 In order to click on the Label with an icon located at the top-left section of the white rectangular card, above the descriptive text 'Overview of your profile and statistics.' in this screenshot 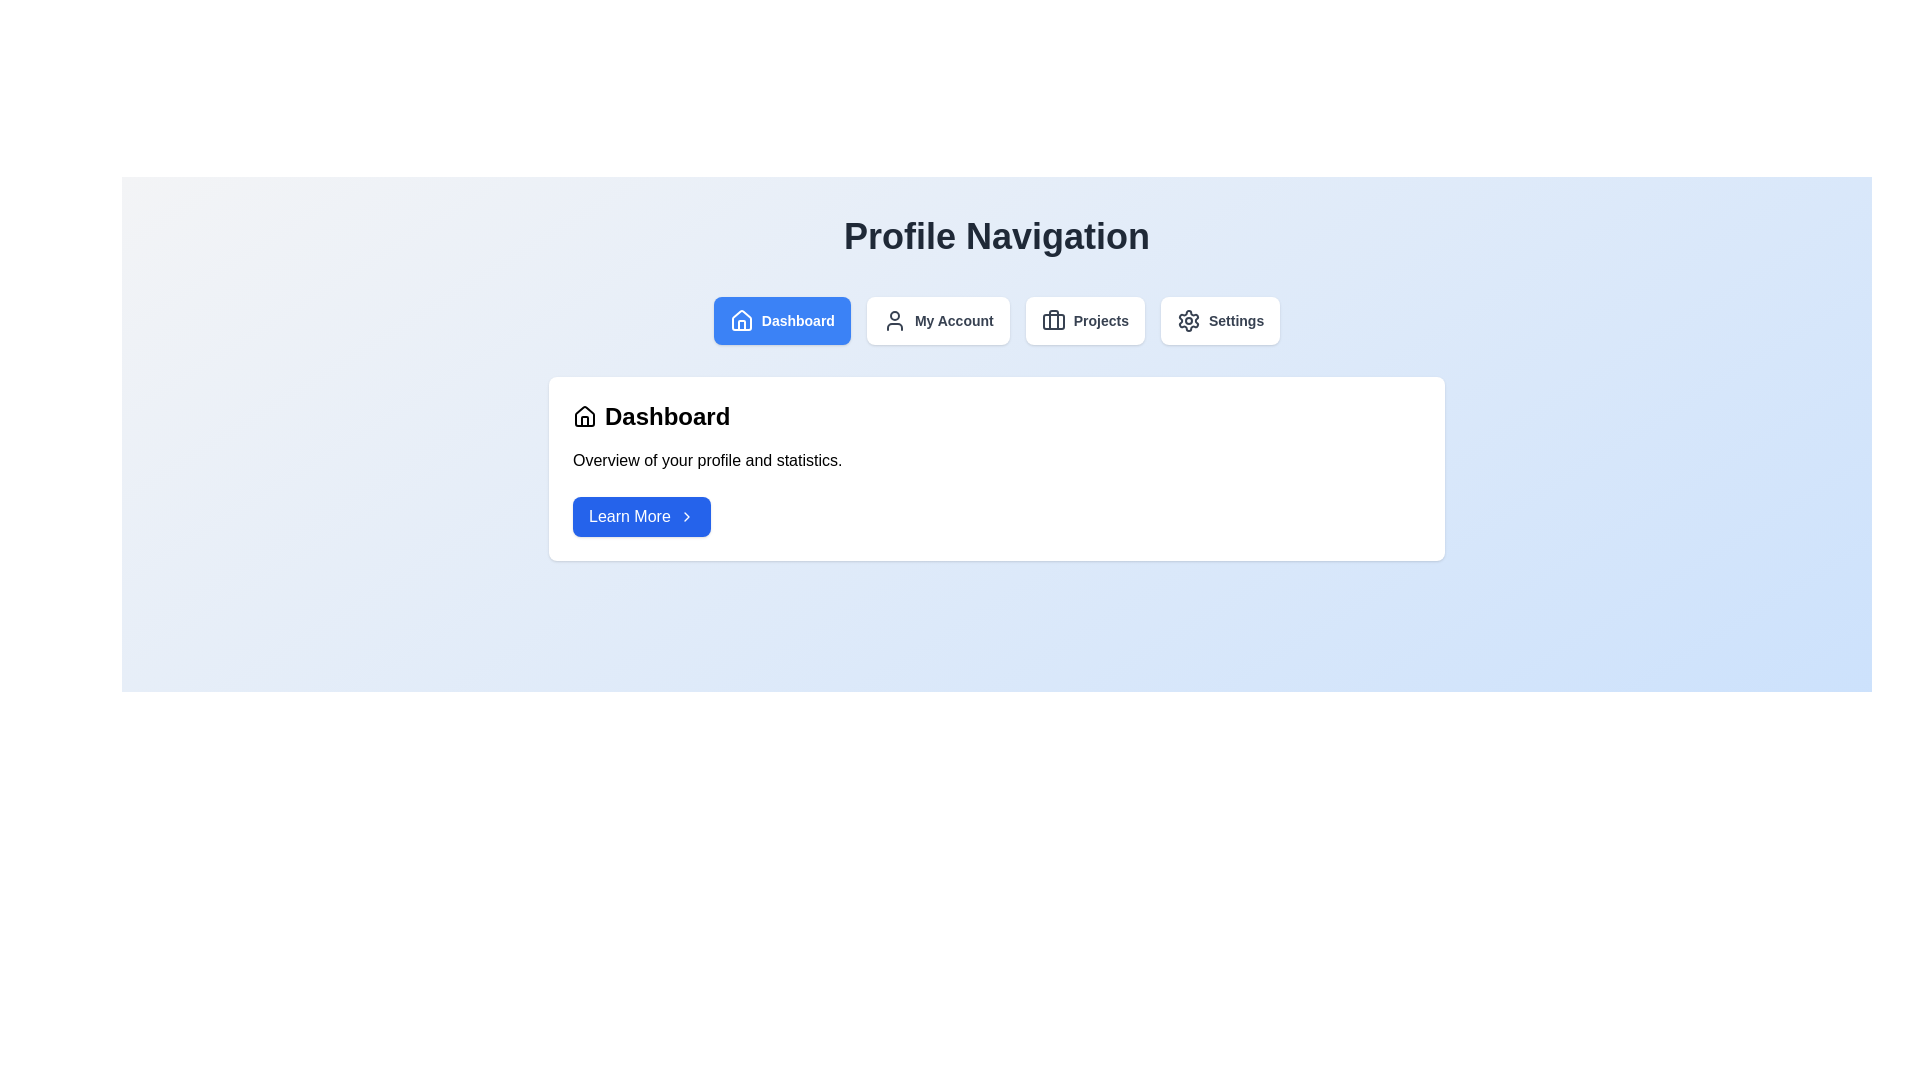, I will do `click(651, 415)`.